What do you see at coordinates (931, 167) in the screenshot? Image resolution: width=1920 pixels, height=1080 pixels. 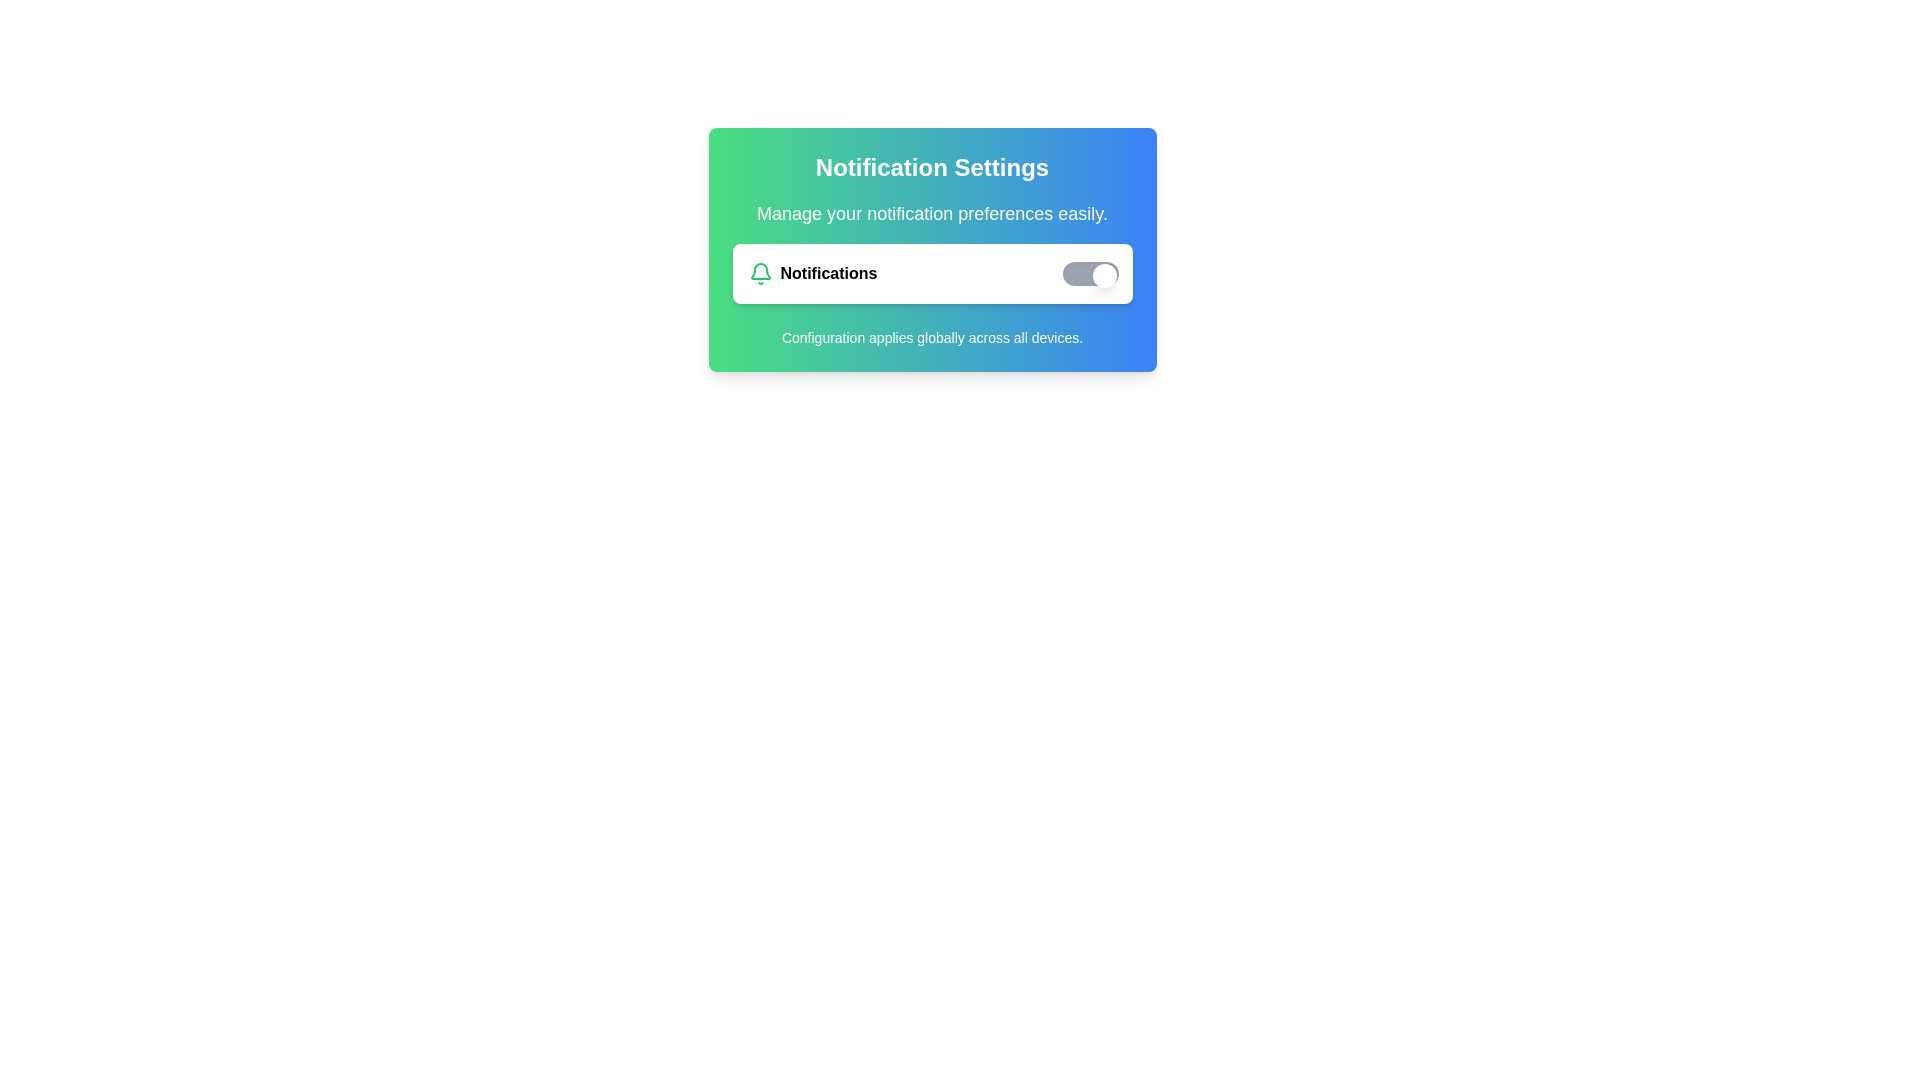 I see `the prominently displayed text label reading 'Notification Settings', which is styled with a bold font and positioned at the top of a card-like structure` at bounding box center [931, 167].